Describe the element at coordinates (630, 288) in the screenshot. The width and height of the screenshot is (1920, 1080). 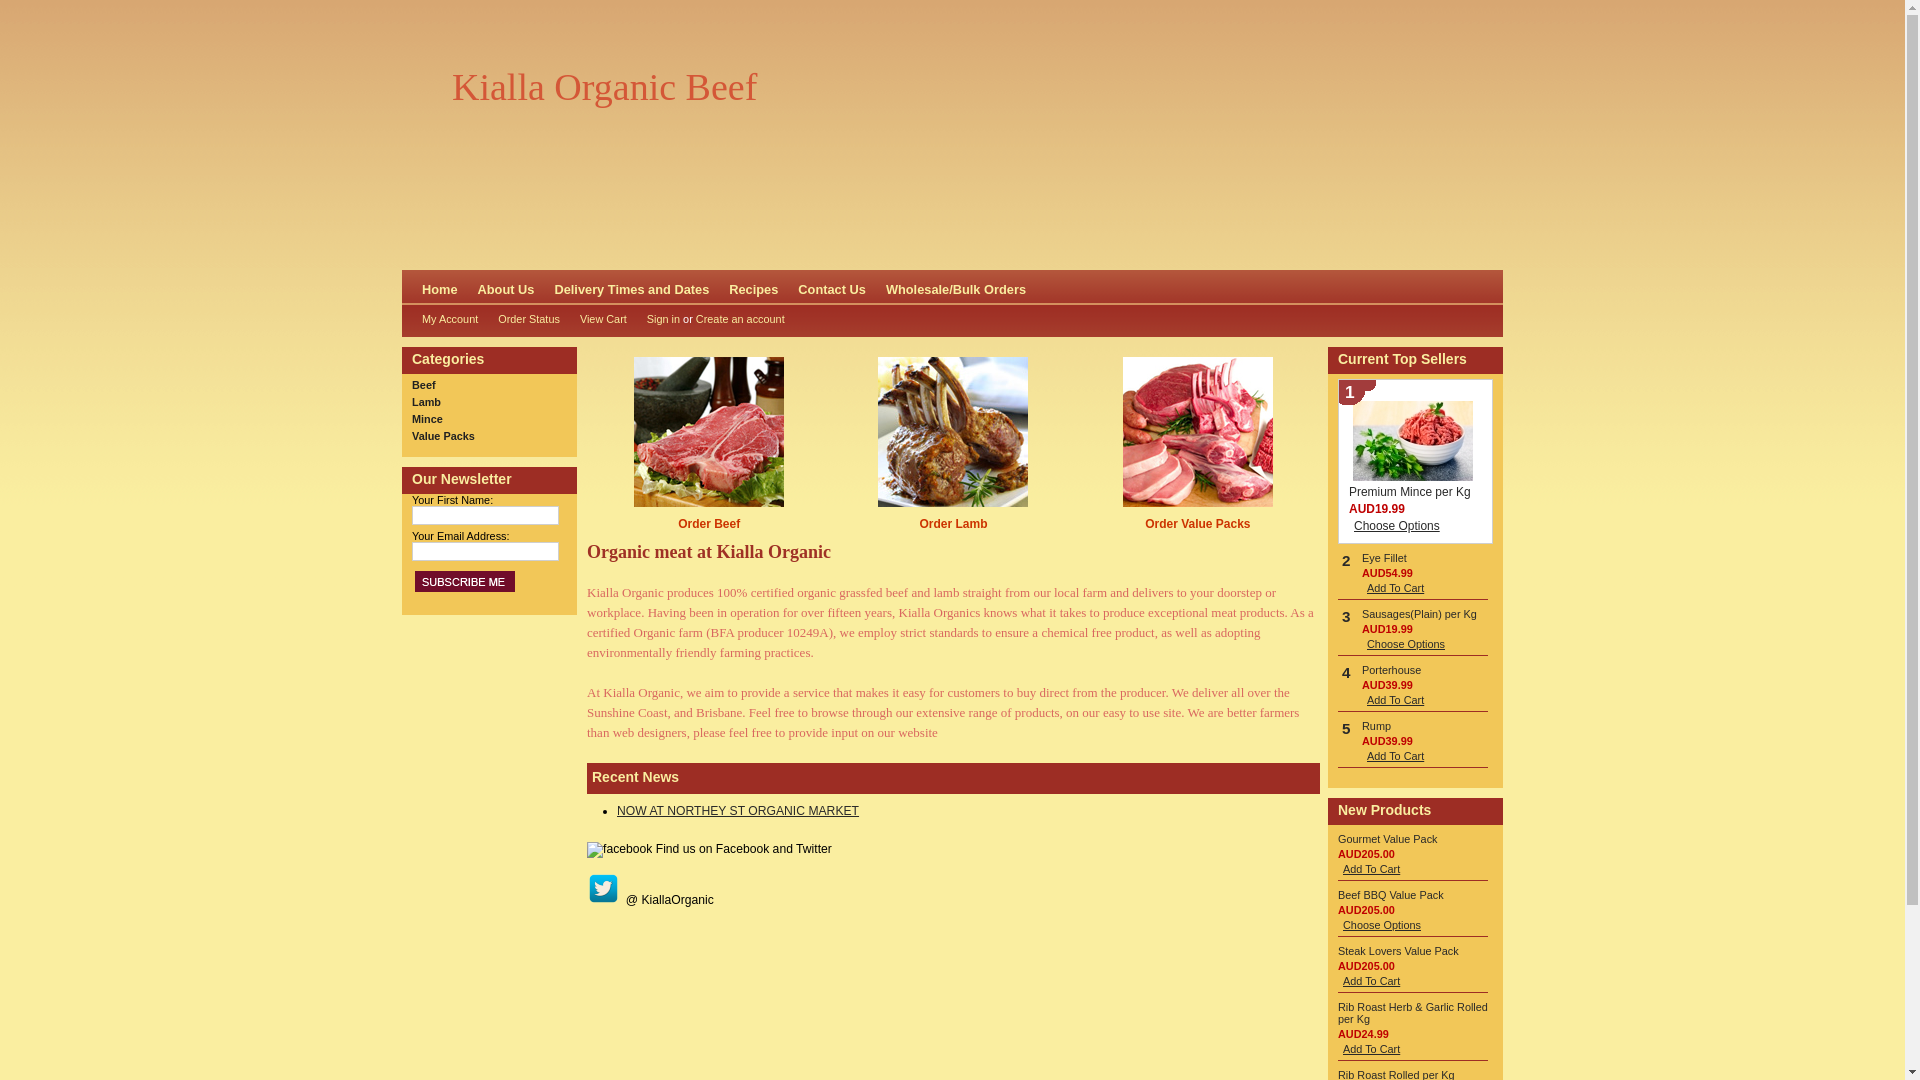
I see `'Delivery Times and Dates'` at that location.